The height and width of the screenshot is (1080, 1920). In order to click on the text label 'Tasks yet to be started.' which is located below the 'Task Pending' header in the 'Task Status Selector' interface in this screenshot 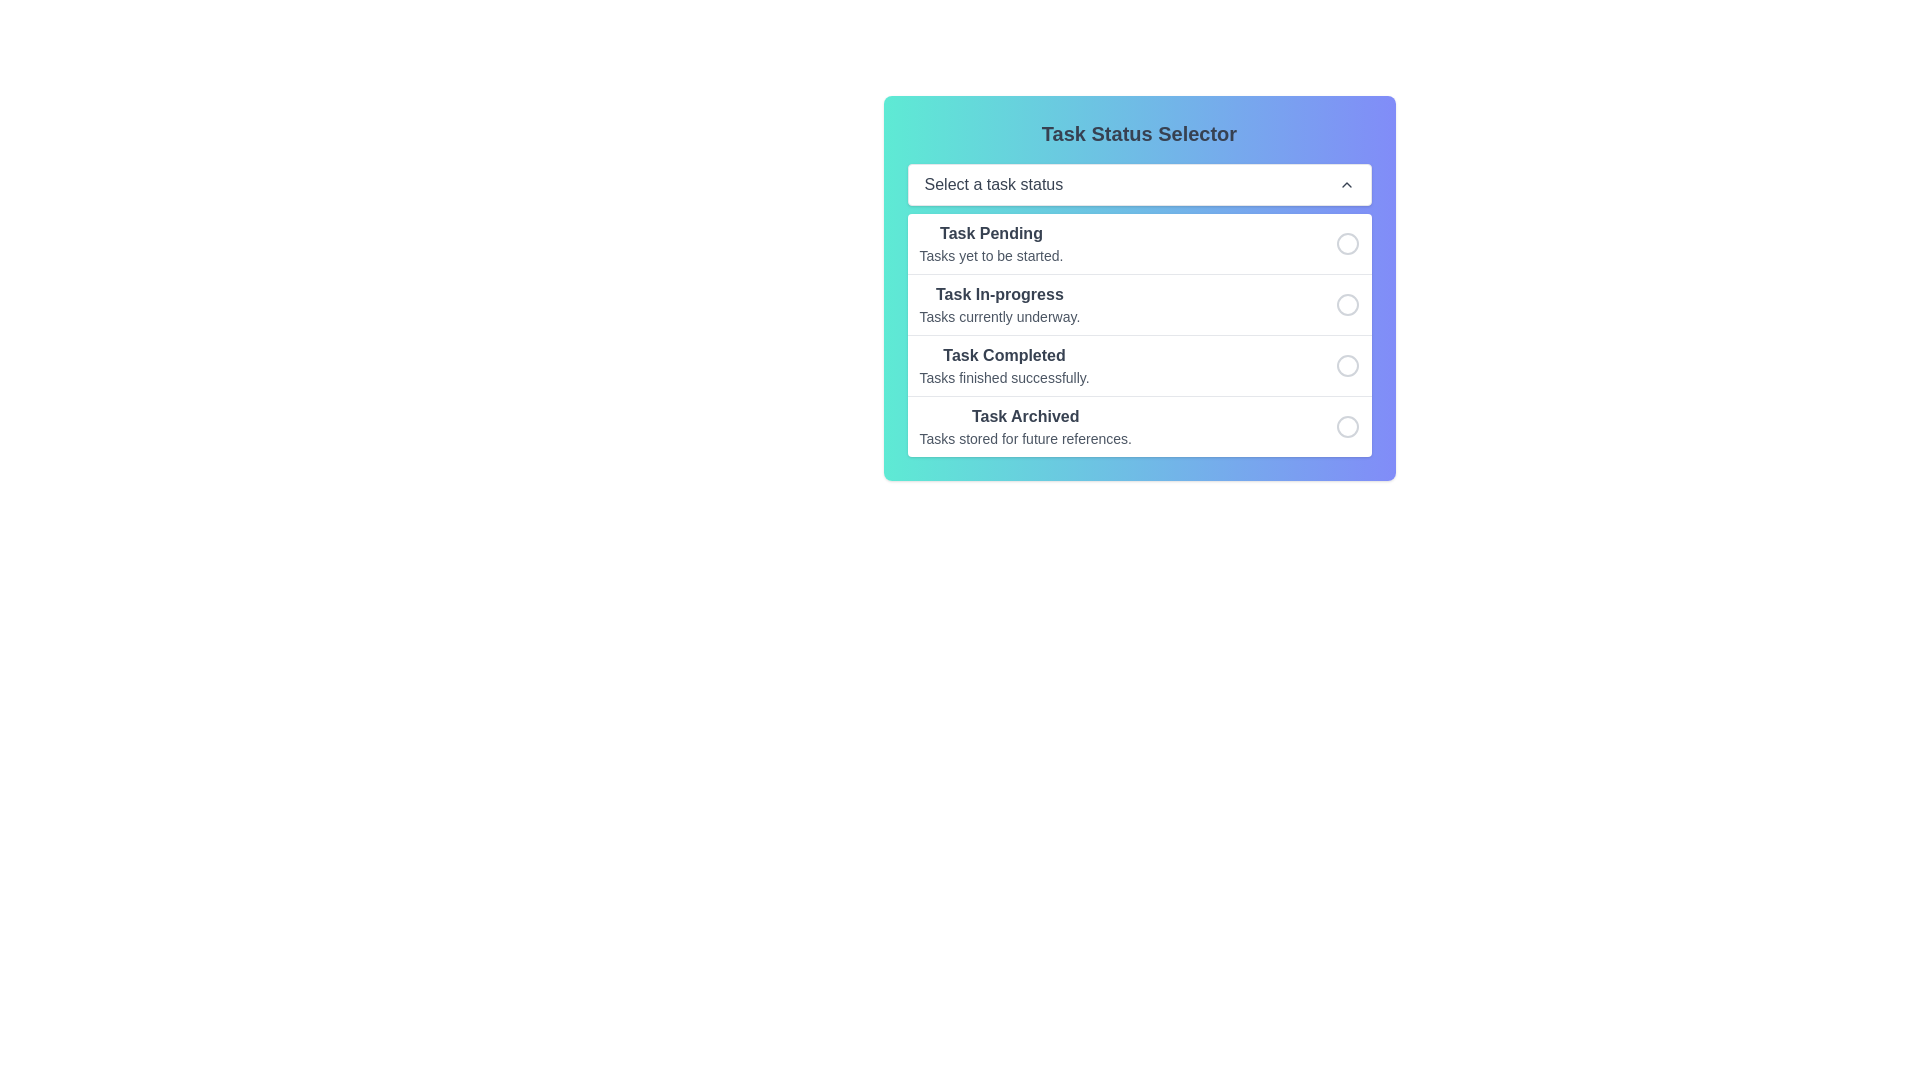, I will do `click(991, 254)`.